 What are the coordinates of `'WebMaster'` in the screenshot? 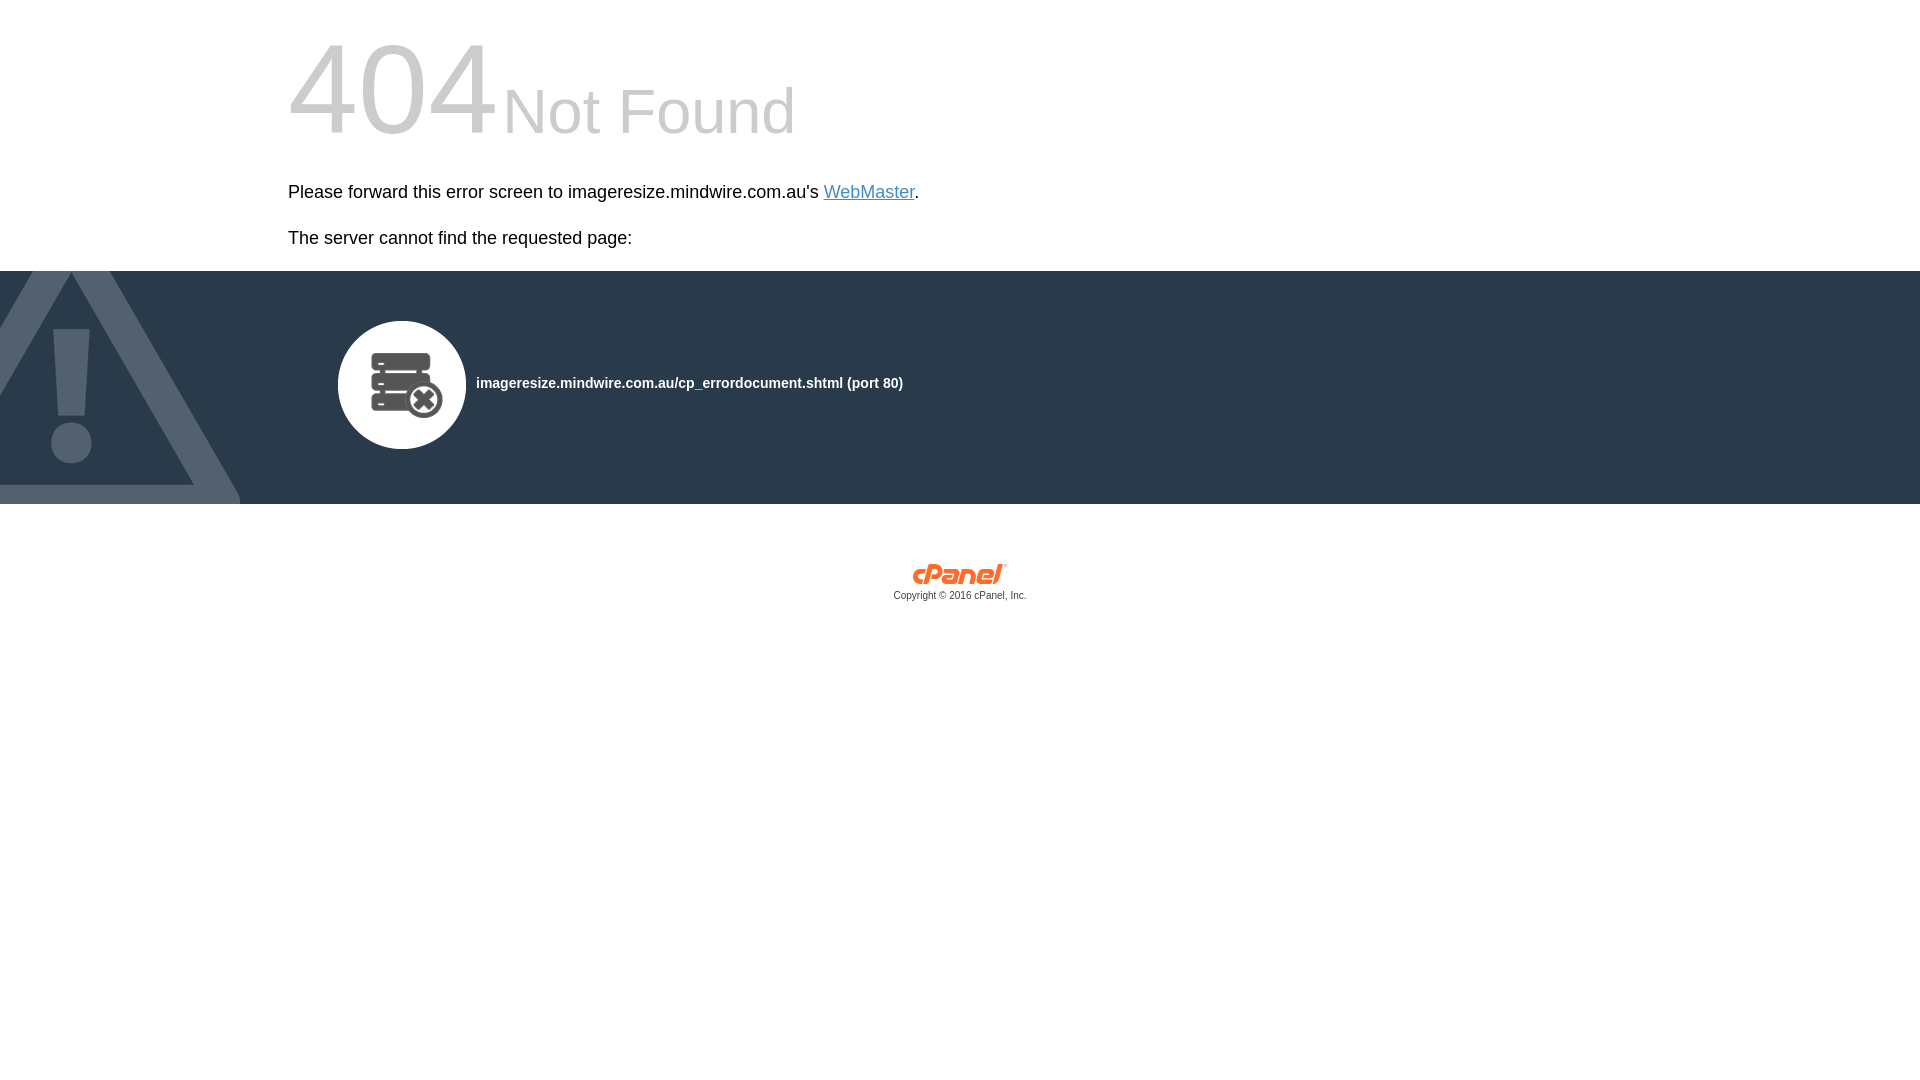 It's located at (869, 192).